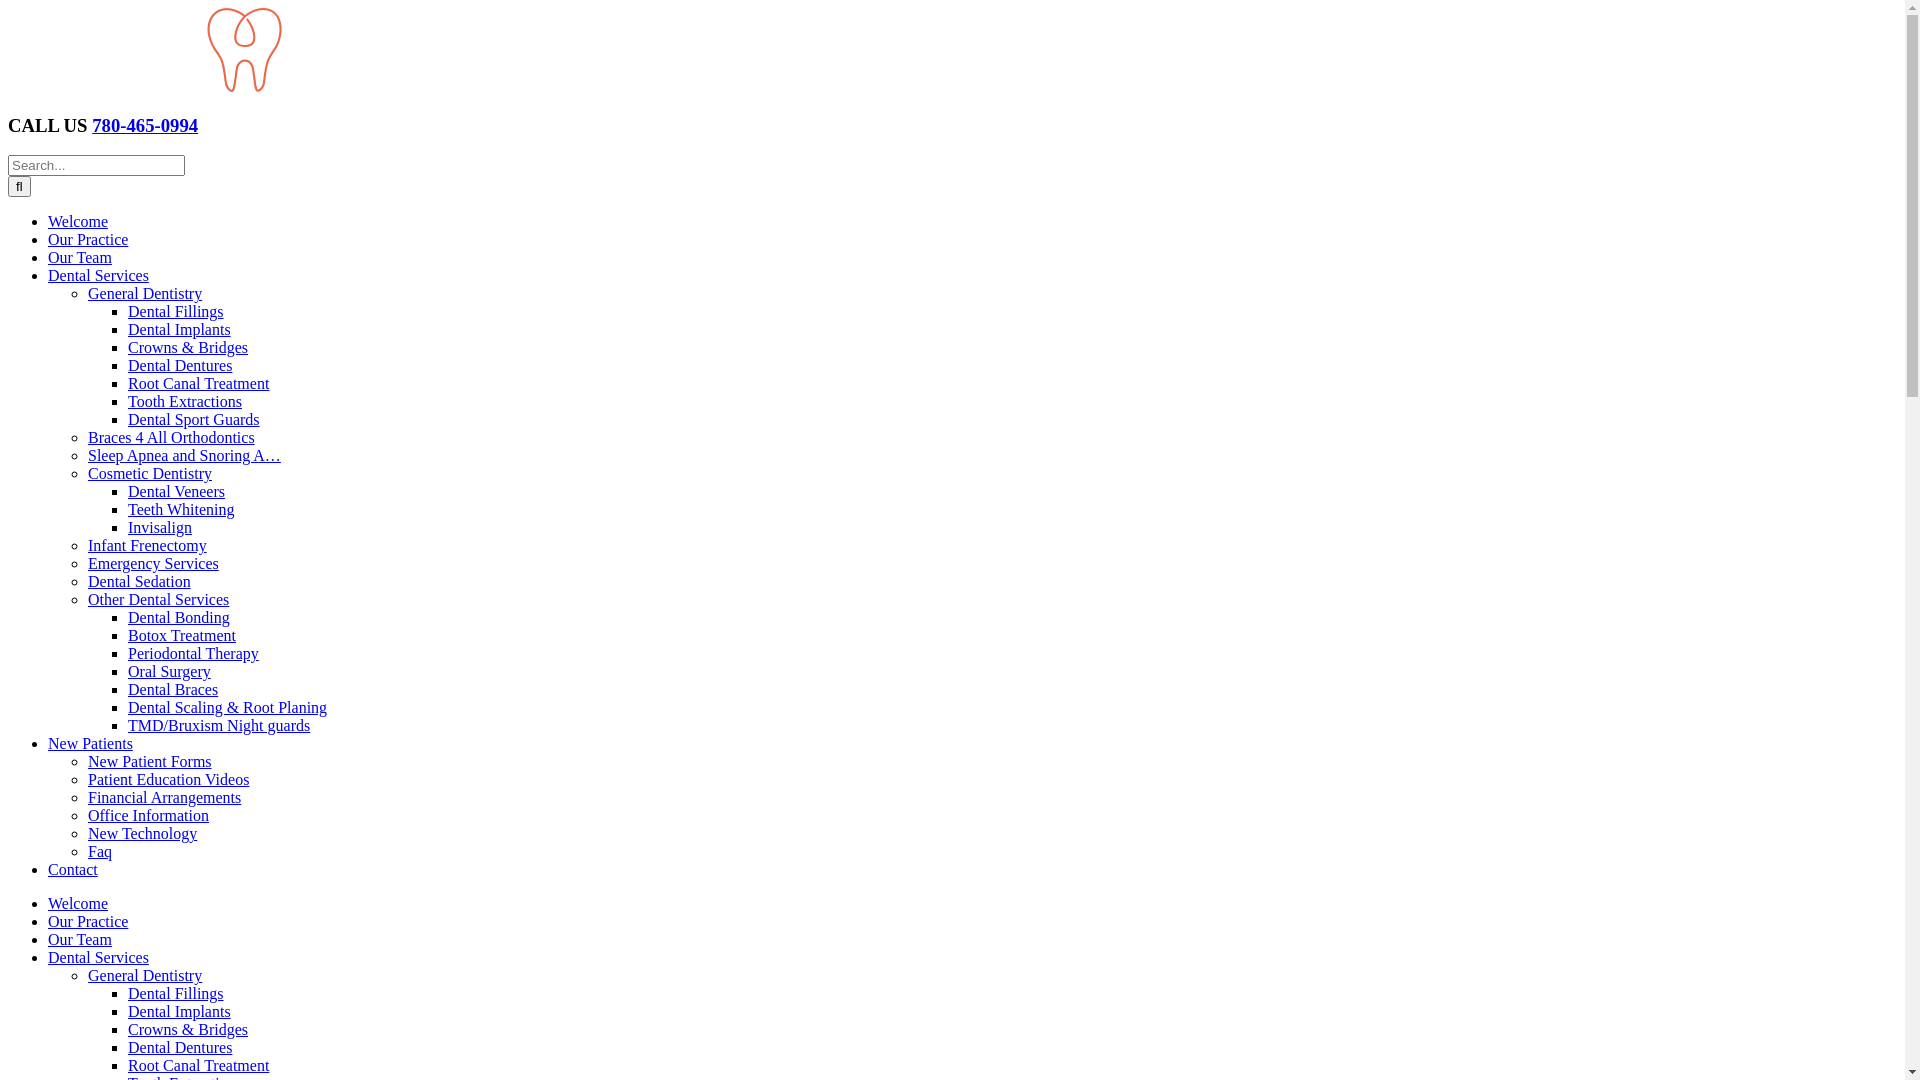 Image resolution: width=1920 pixels, height=1080 pixels. I want to click on 'Dental Bonding', so click(127, 616).